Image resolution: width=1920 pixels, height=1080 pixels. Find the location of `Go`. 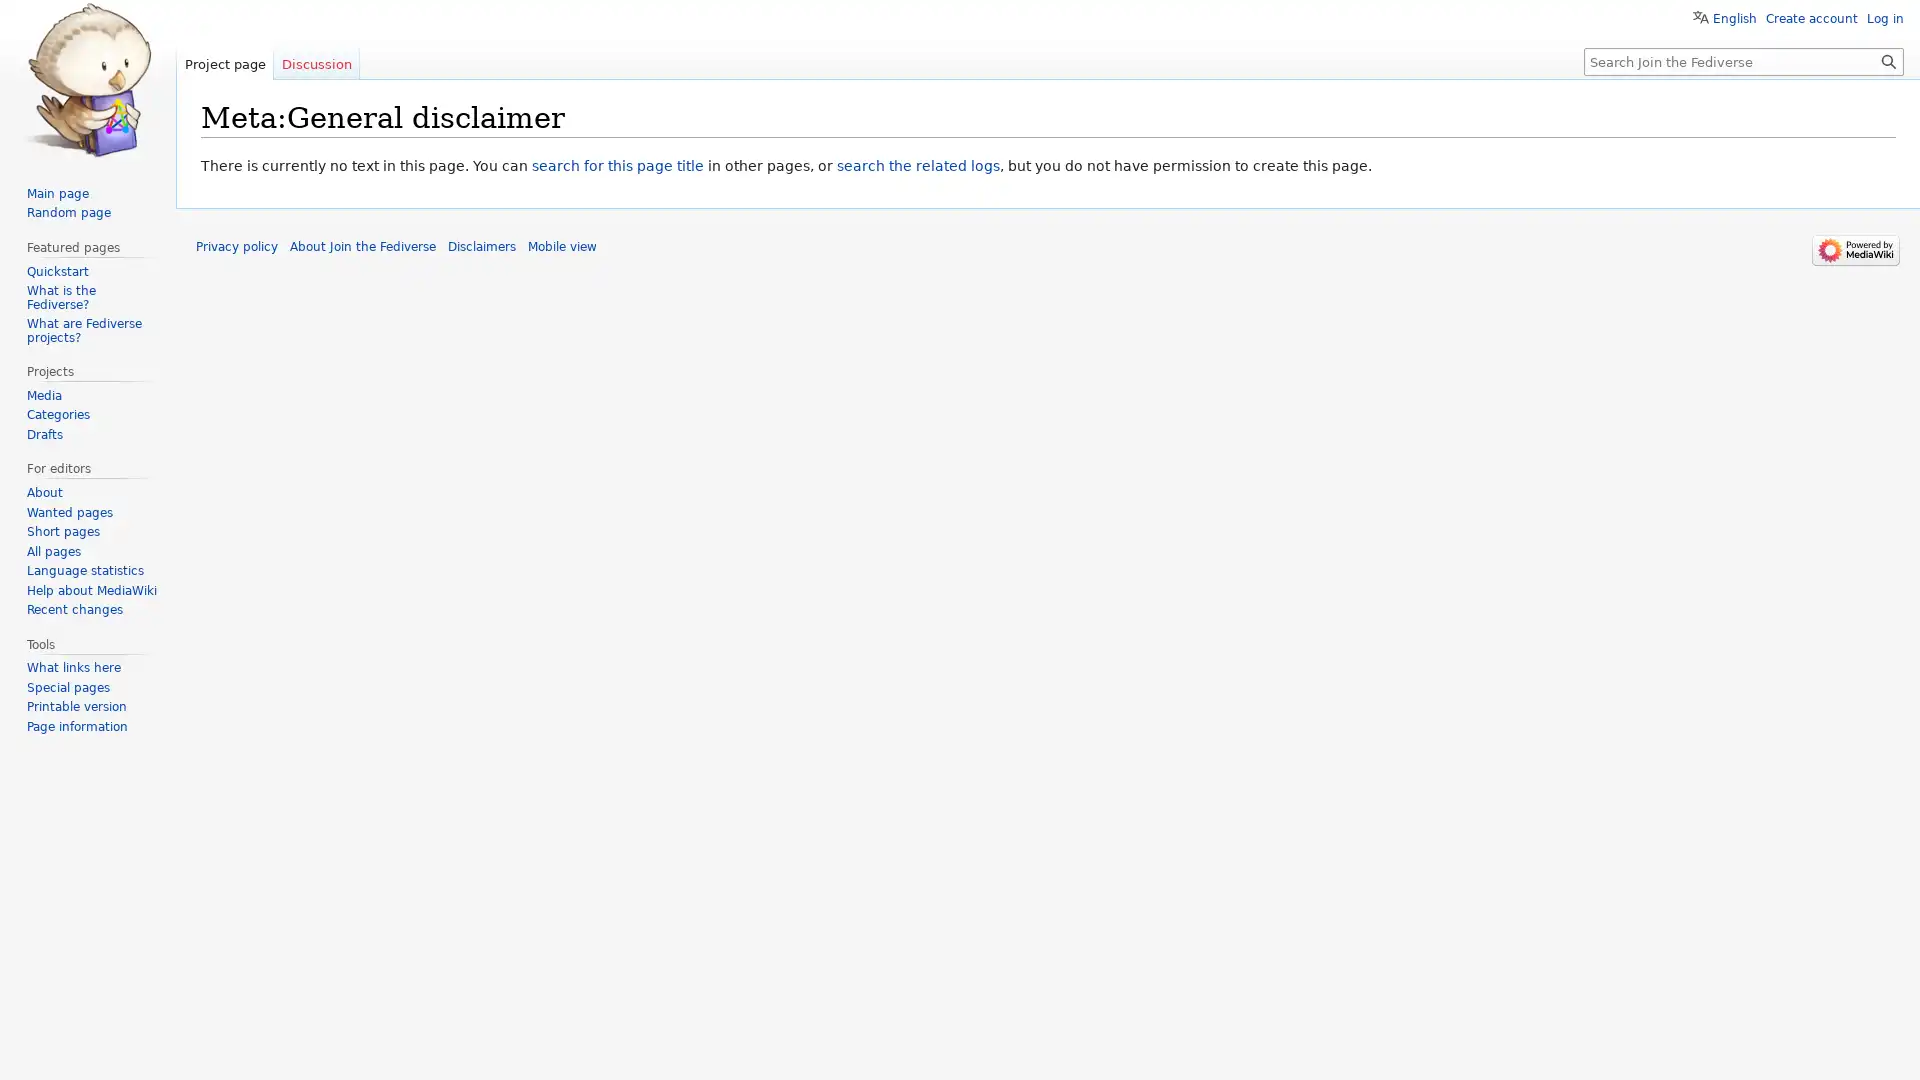

Go is located at coordinates (1888, 60).